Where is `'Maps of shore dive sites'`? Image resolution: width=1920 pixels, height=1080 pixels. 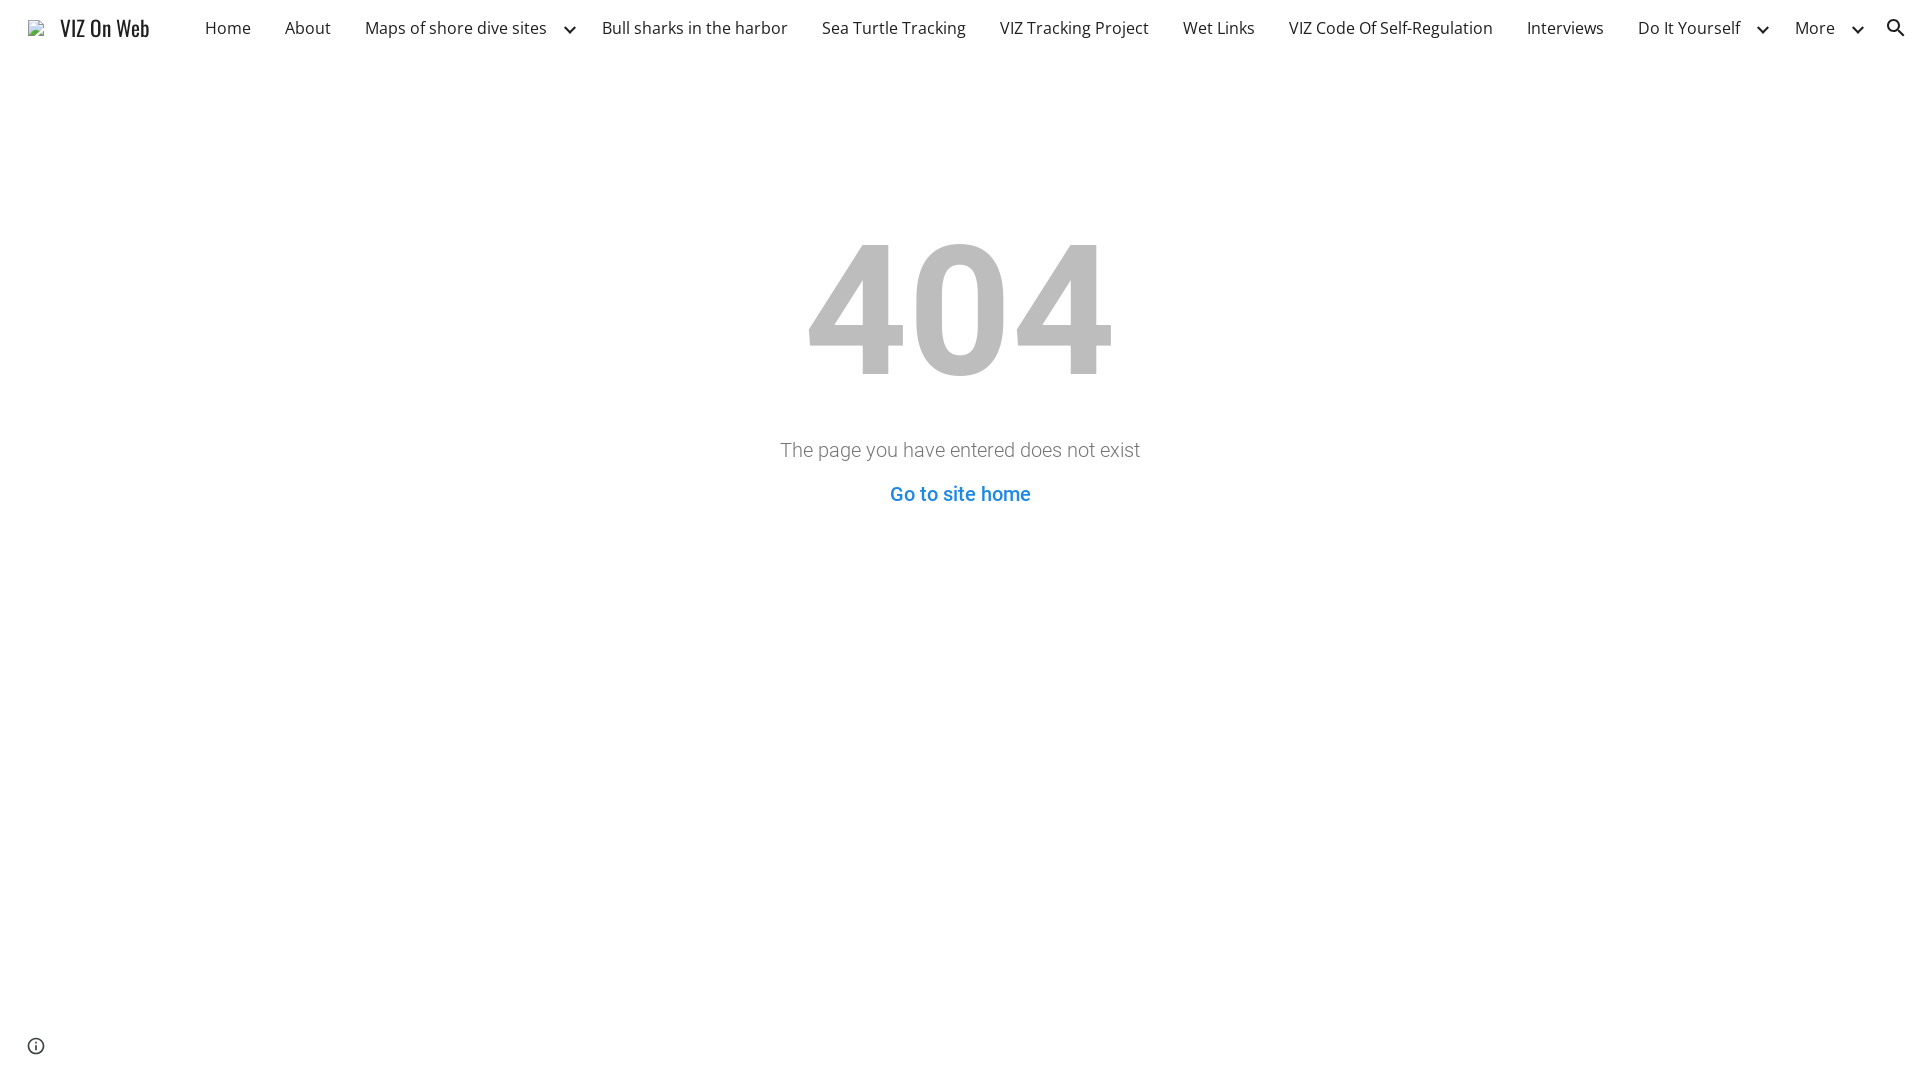
'Maps of shore dive sites' is located at coordinates (455, 27).